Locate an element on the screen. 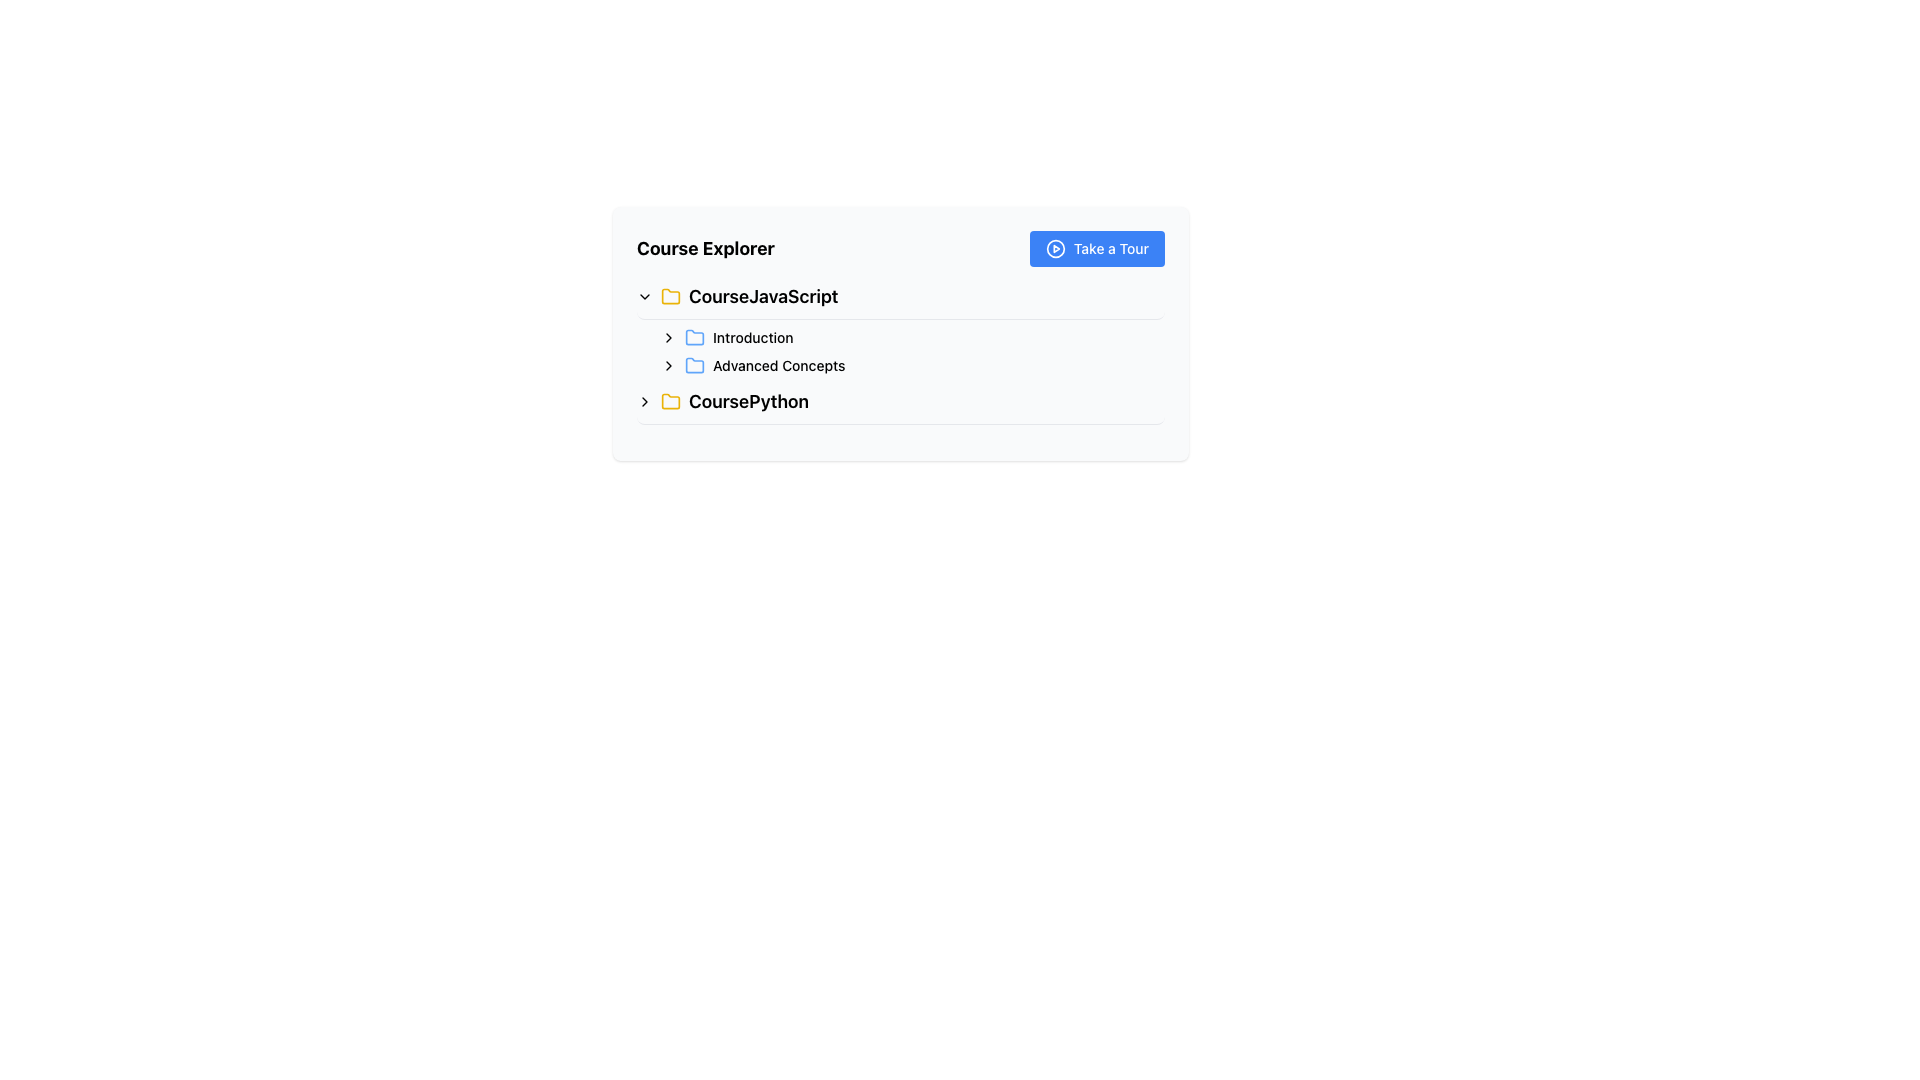  the button labeled 'Take a Tour' with a bright blue background and white text is located at coordinates (1096, 248).